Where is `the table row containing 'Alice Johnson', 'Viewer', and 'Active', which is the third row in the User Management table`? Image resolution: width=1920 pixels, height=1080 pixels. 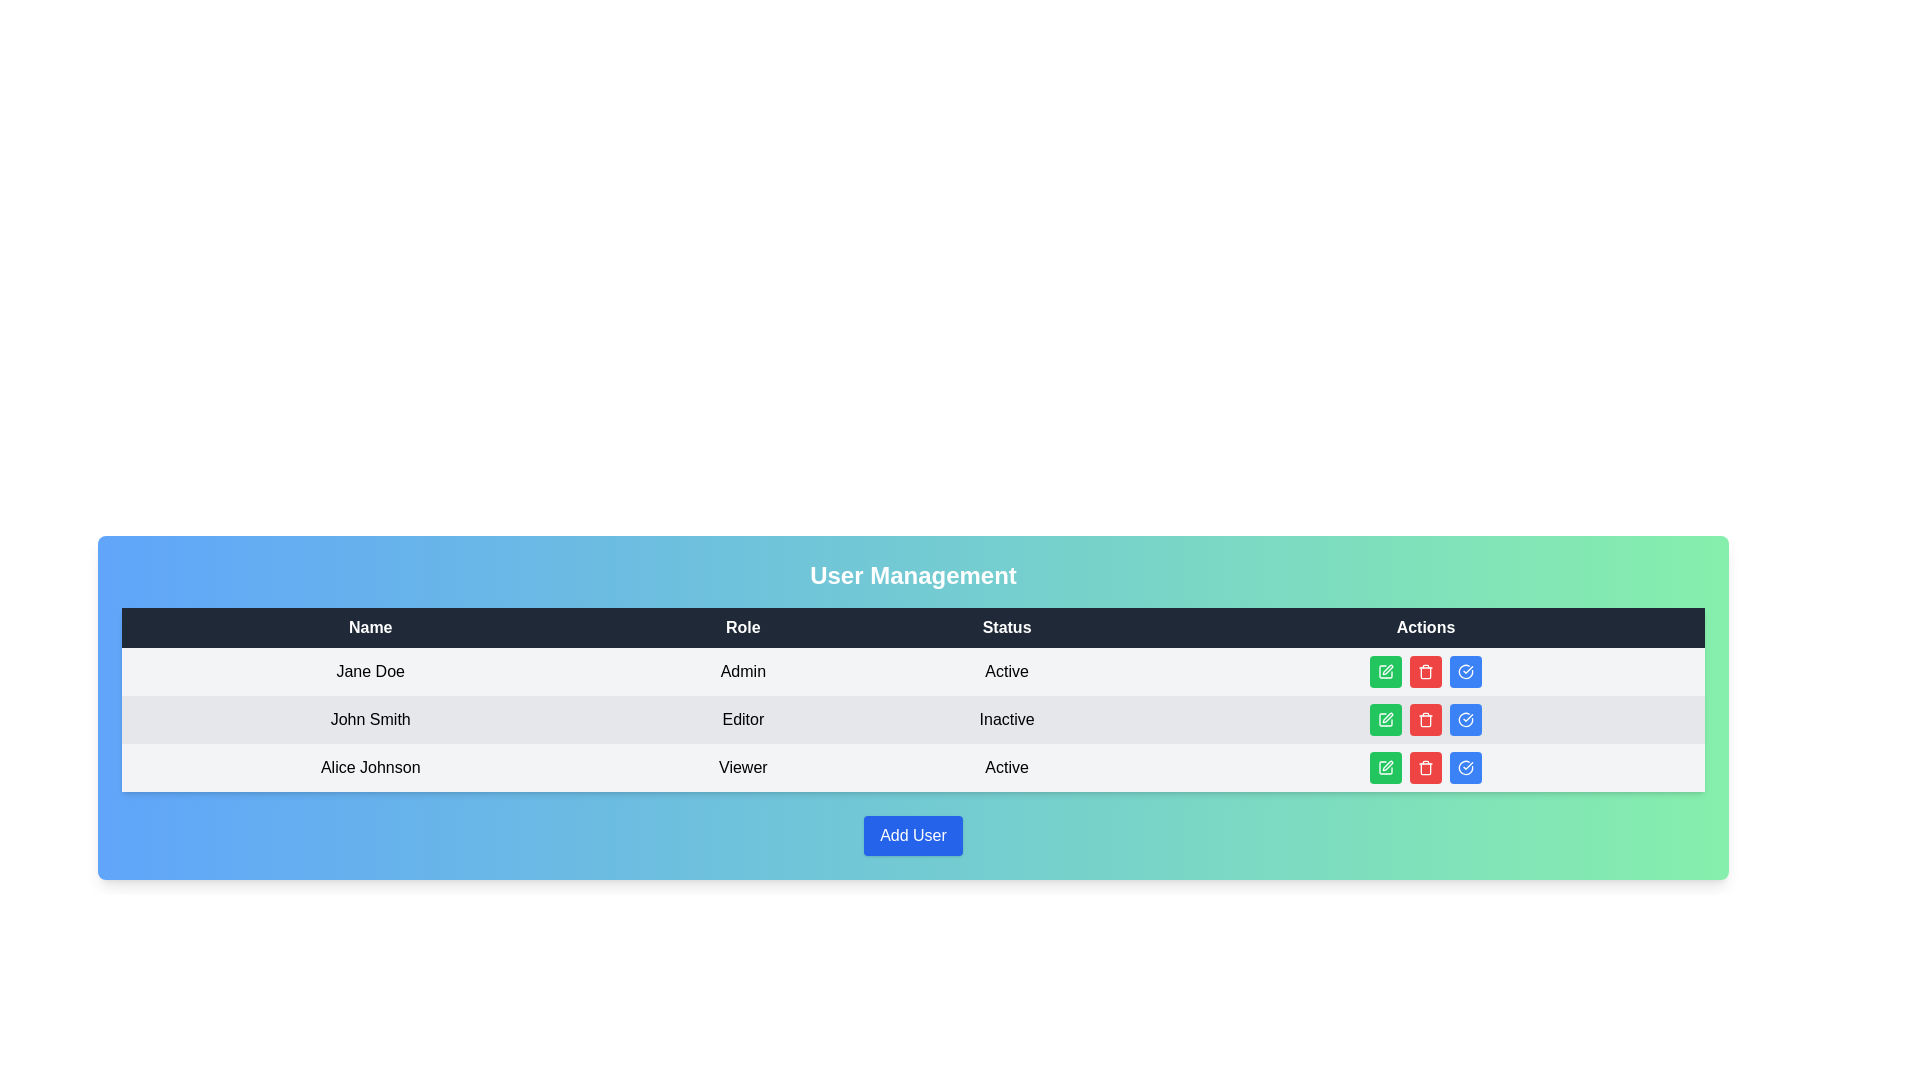 the table row containing 'Alice Johnson', 'Viewer', and 'Active', which is the third row in the User Management table is located at coordinates (912, 766).